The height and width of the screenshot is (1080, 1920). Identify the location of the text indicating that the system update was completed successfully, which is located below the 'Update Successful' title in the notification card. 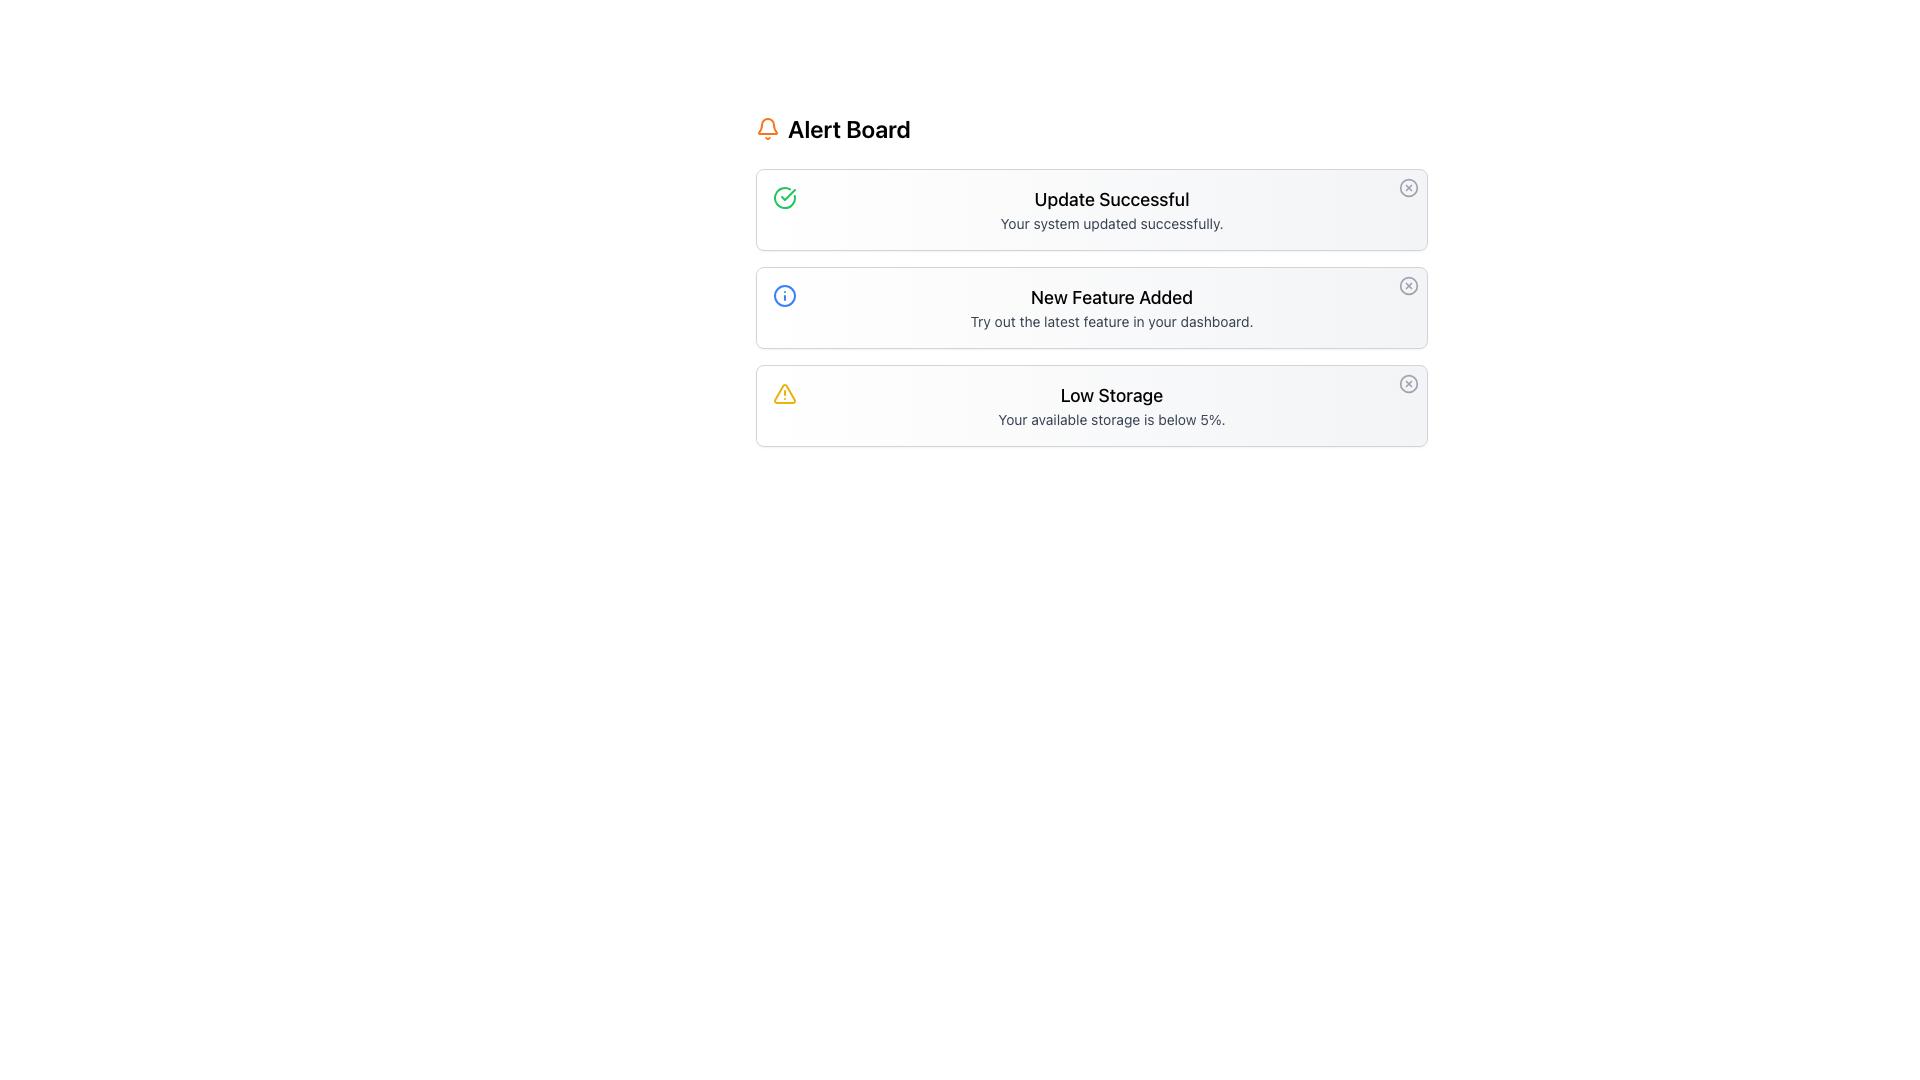
(1111, 223).